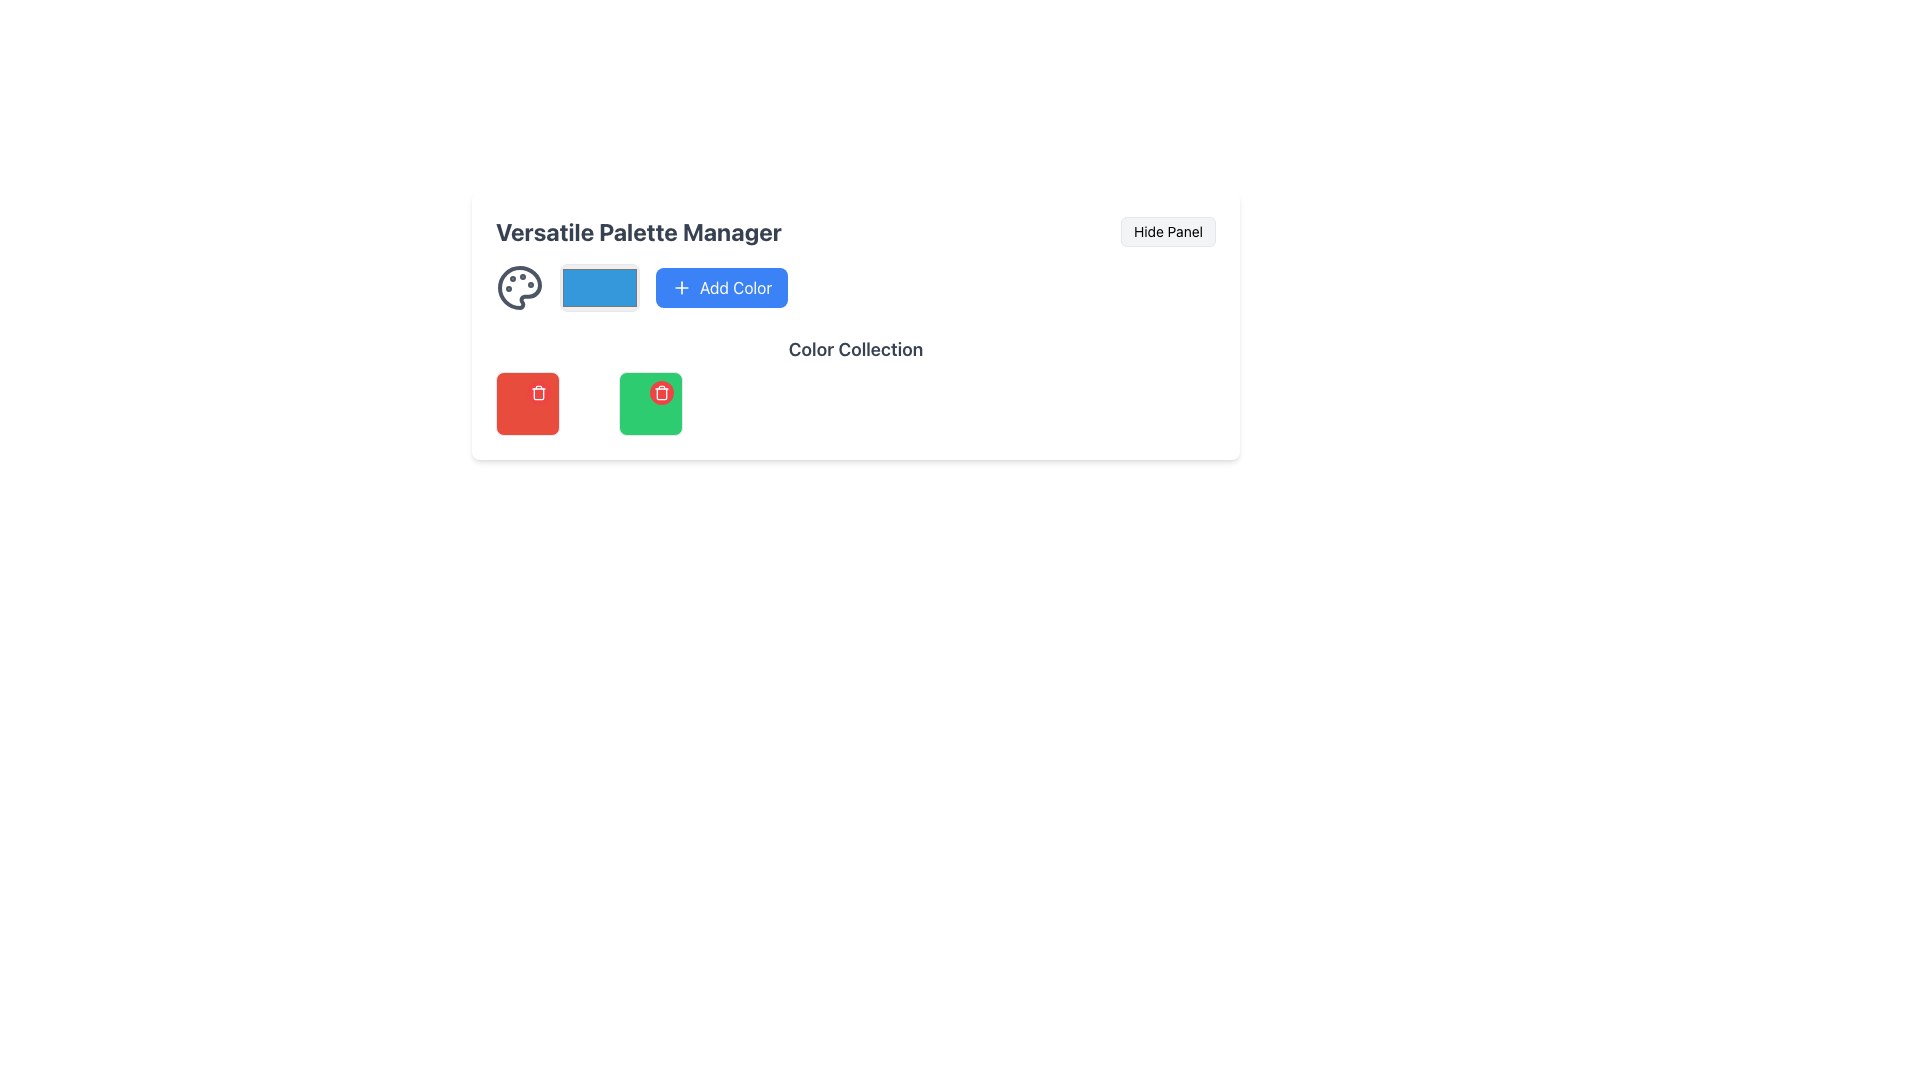 The height and width of the screenshot is (1080, 1920). I want to click on the trash can icon located at the top-right corner of the color palette section, so click(538, 393).